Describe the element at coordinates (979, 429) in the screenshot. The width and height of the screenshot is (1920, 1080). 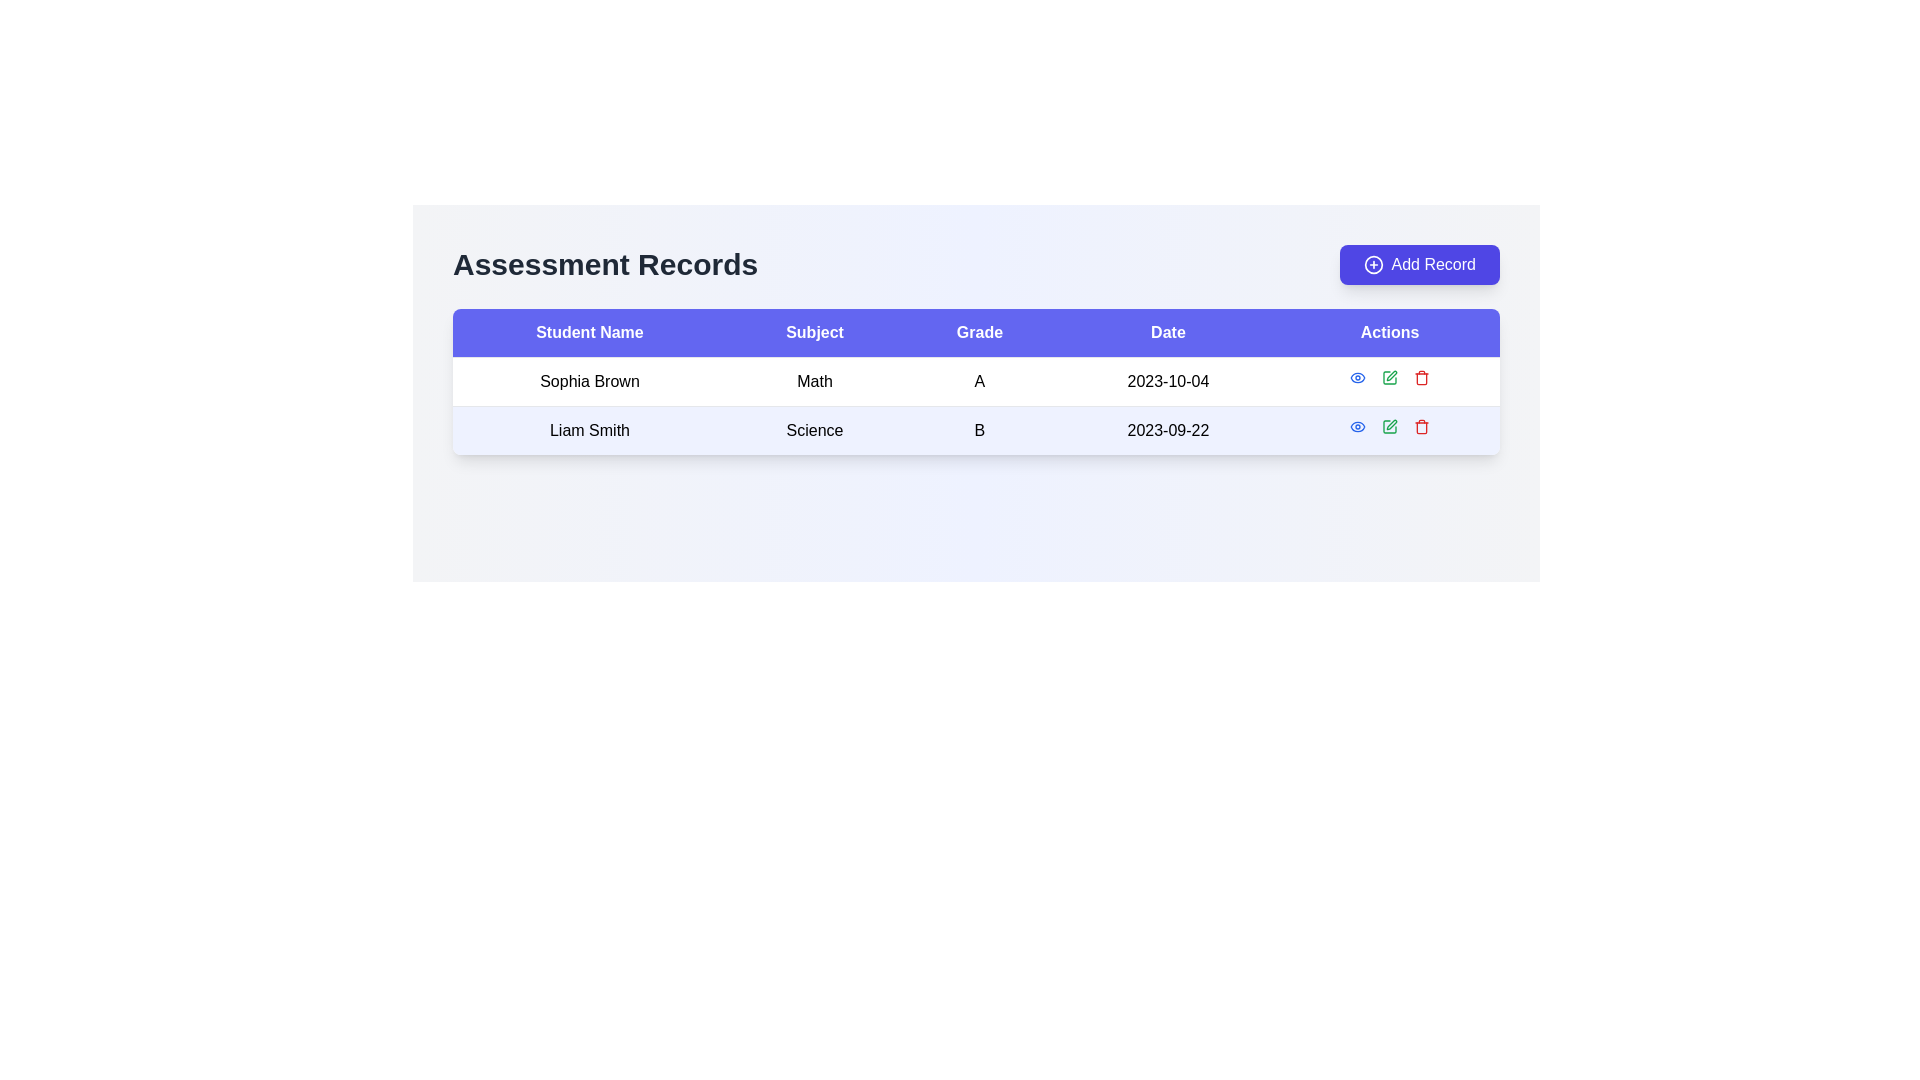
I see `the bold black capital letter 'B' in the 'Grade' column of the data table for 'Liam Smith' and 'Science', located in the third cell of the second row` at that location.